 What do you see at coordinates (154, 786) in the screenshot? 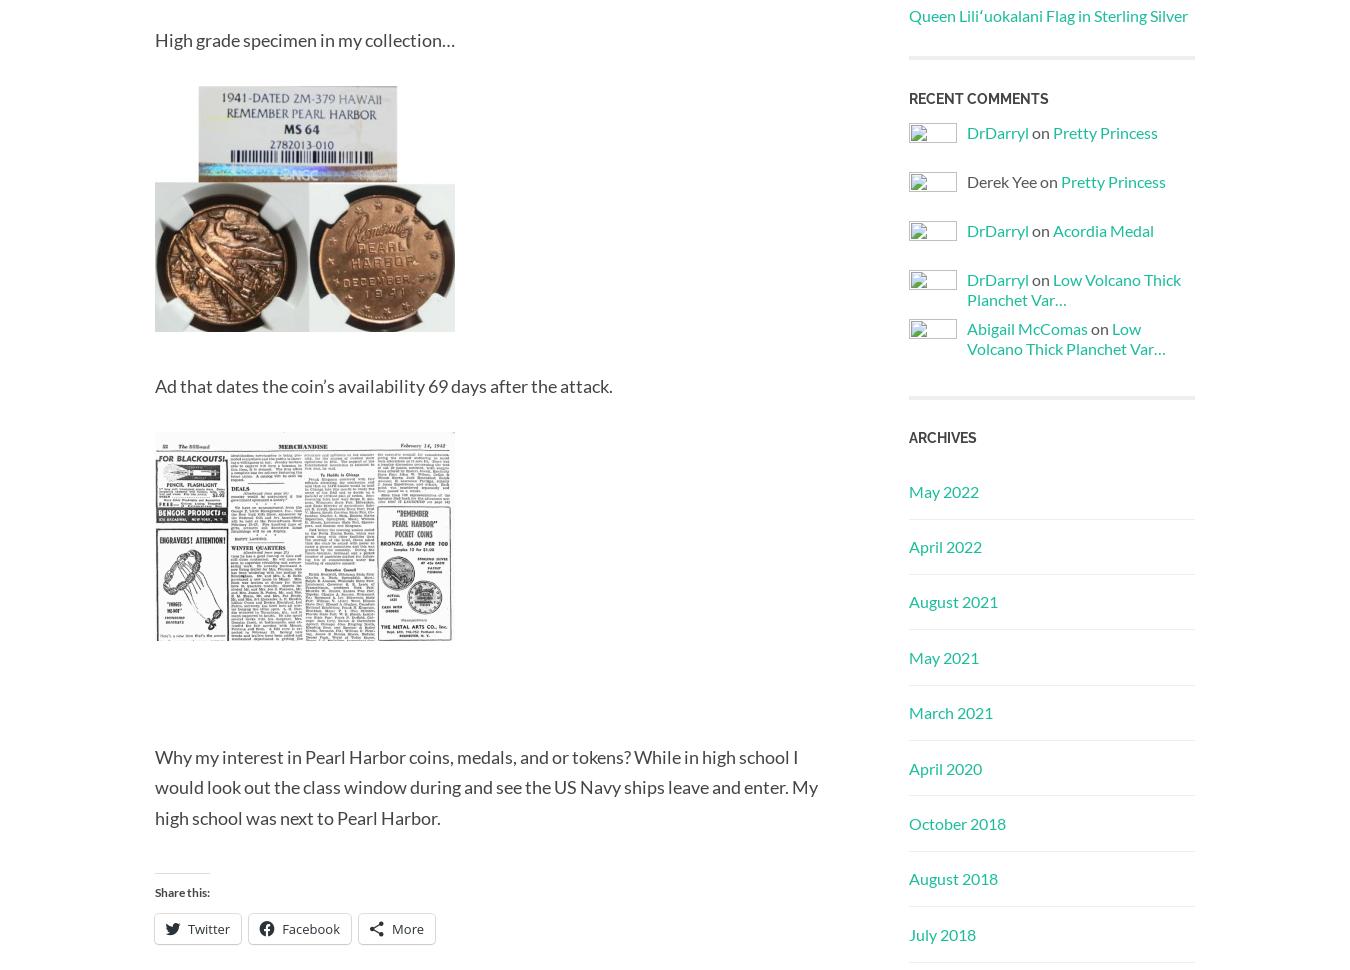
I see `'Why my interest in Pearl Harbor coins, medals, and or tokens? While in high school I would look out the class window during and see the US Navy ships leave and enter. My high school was next to Pearl Harbor.'` at bounding box center [154, 786].